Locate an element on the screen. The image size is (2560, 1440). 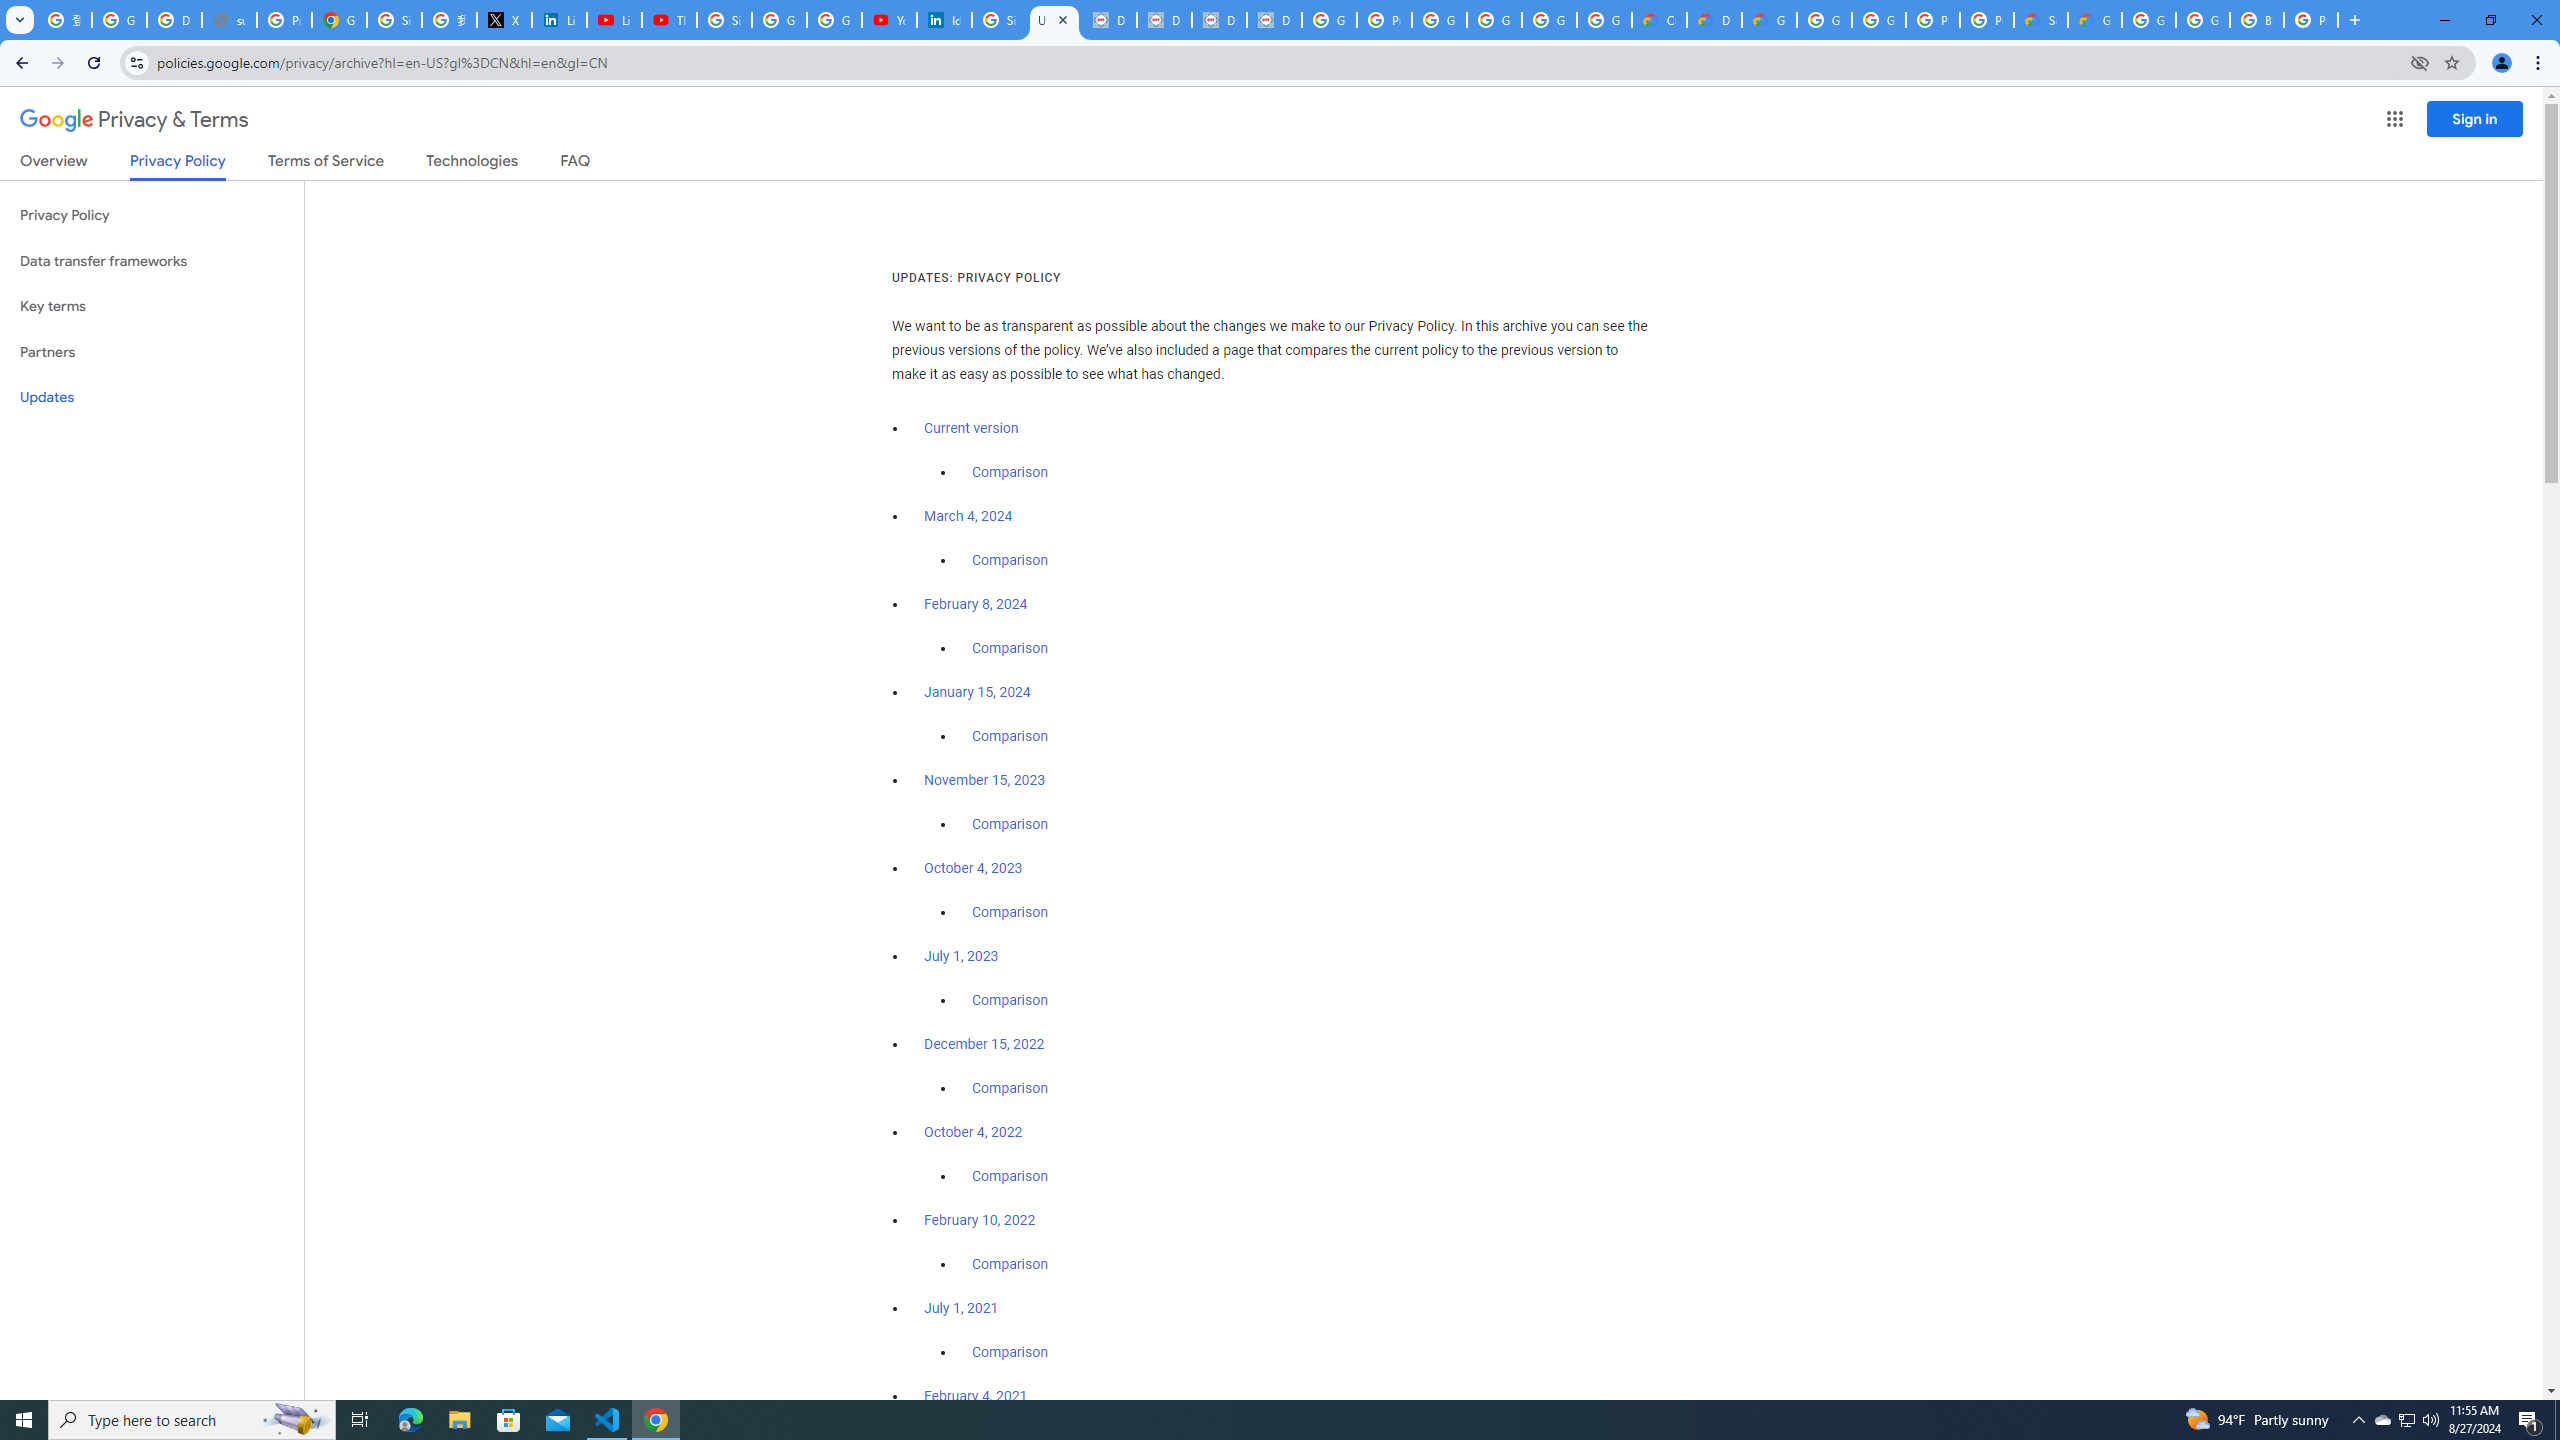
'Terms of Service' is located at coordinates (325, 164).